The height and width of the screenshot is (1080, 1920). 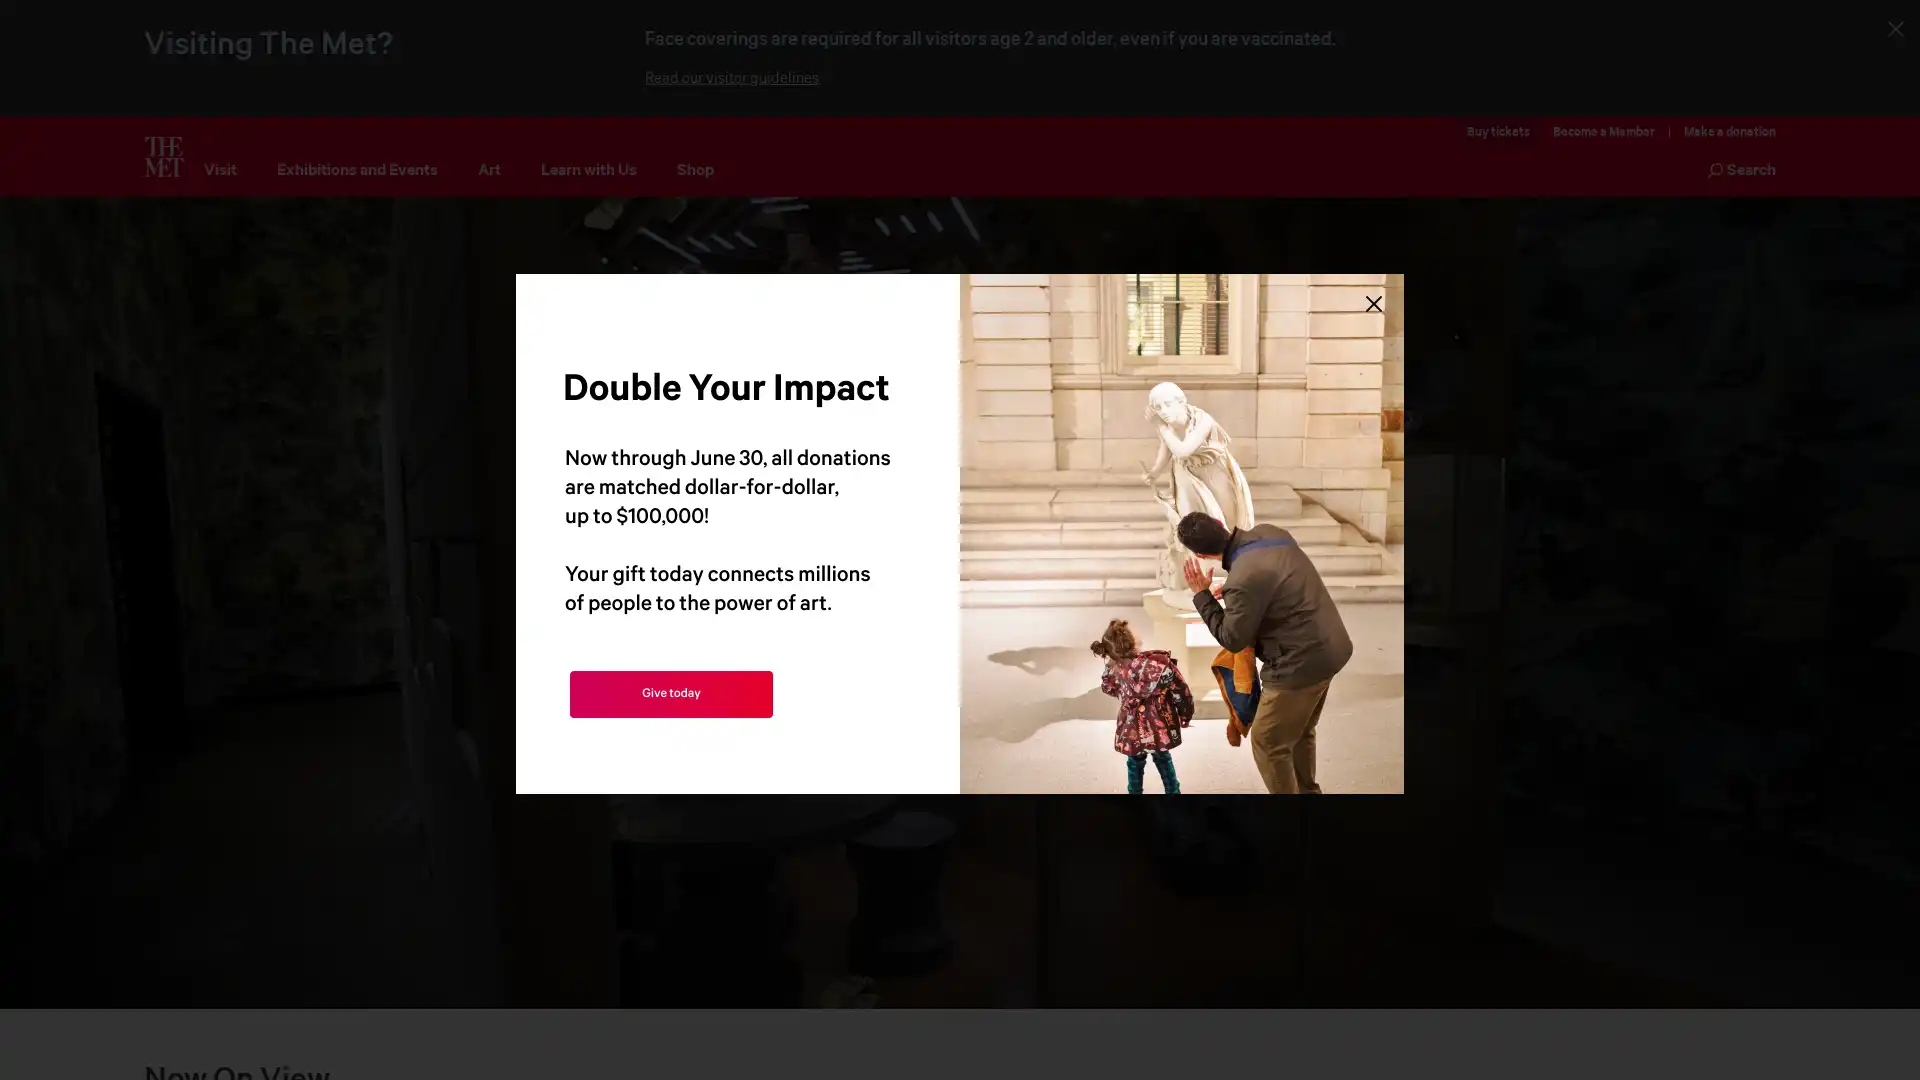 What do you see at coordinates (1372, 304) in the screenshot?
I see `Close Lightbox` at bounding box center [1372, 304].